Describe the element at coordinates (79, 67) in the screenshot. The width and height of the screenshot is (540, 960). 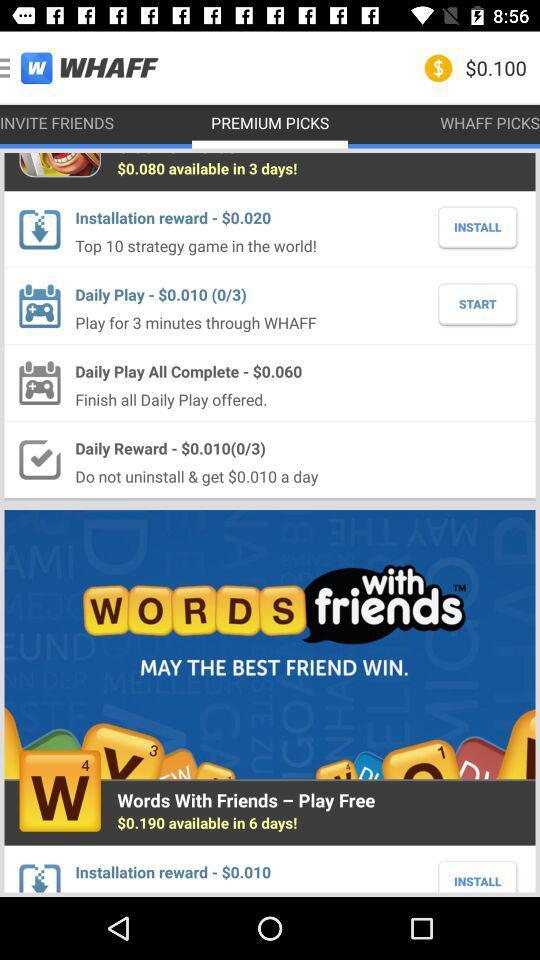
I see `app next to the premium picks` at that location.